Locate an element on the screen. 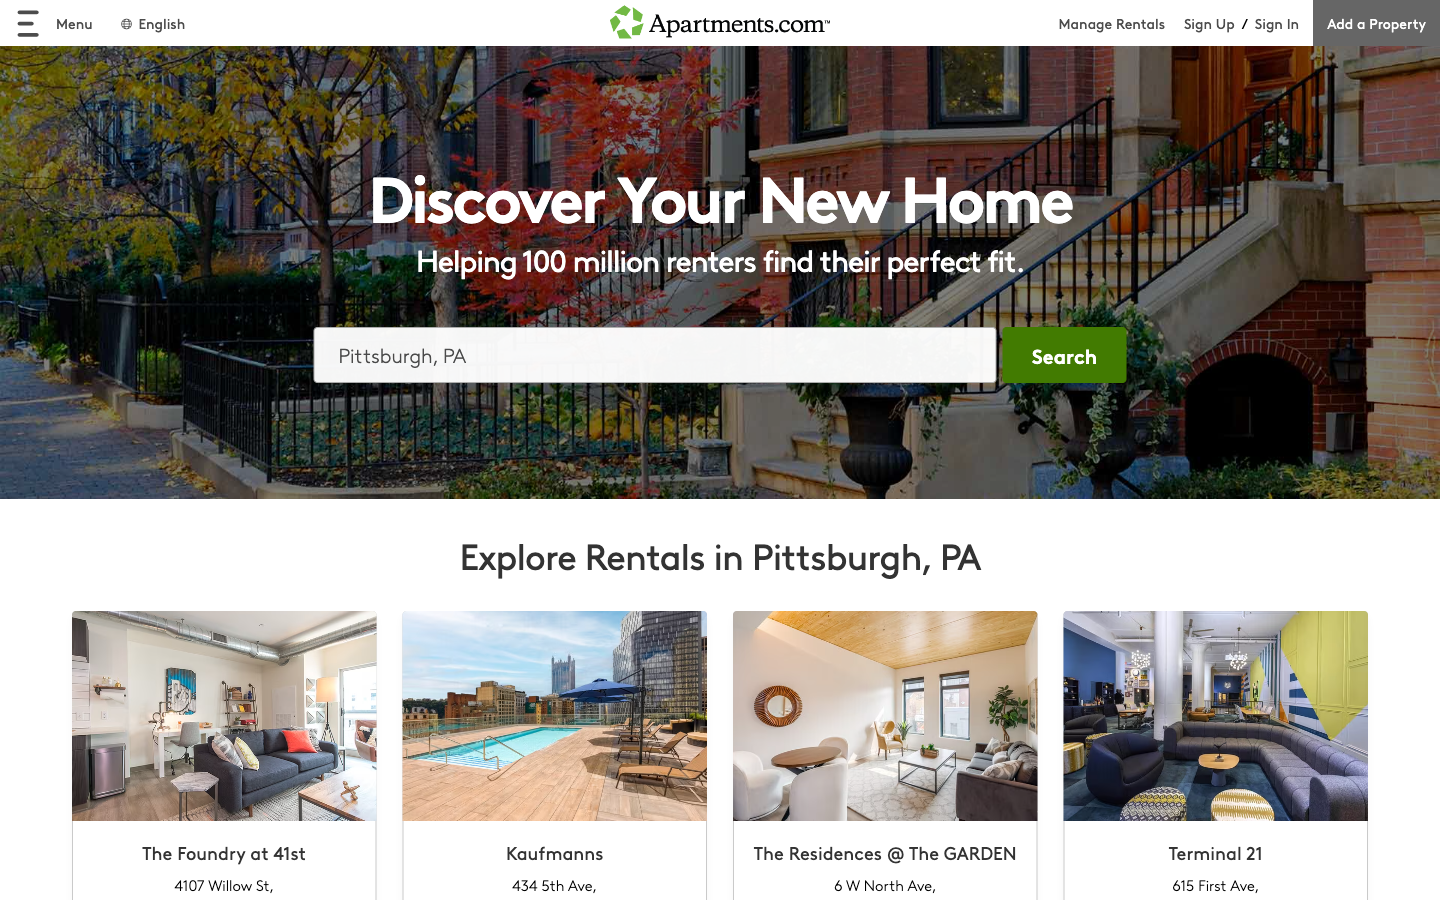 This screenshot has height=900, width=1440. Identify the geographical coordinates for Pittsburgh, PA is located at coordinates (654, 354).